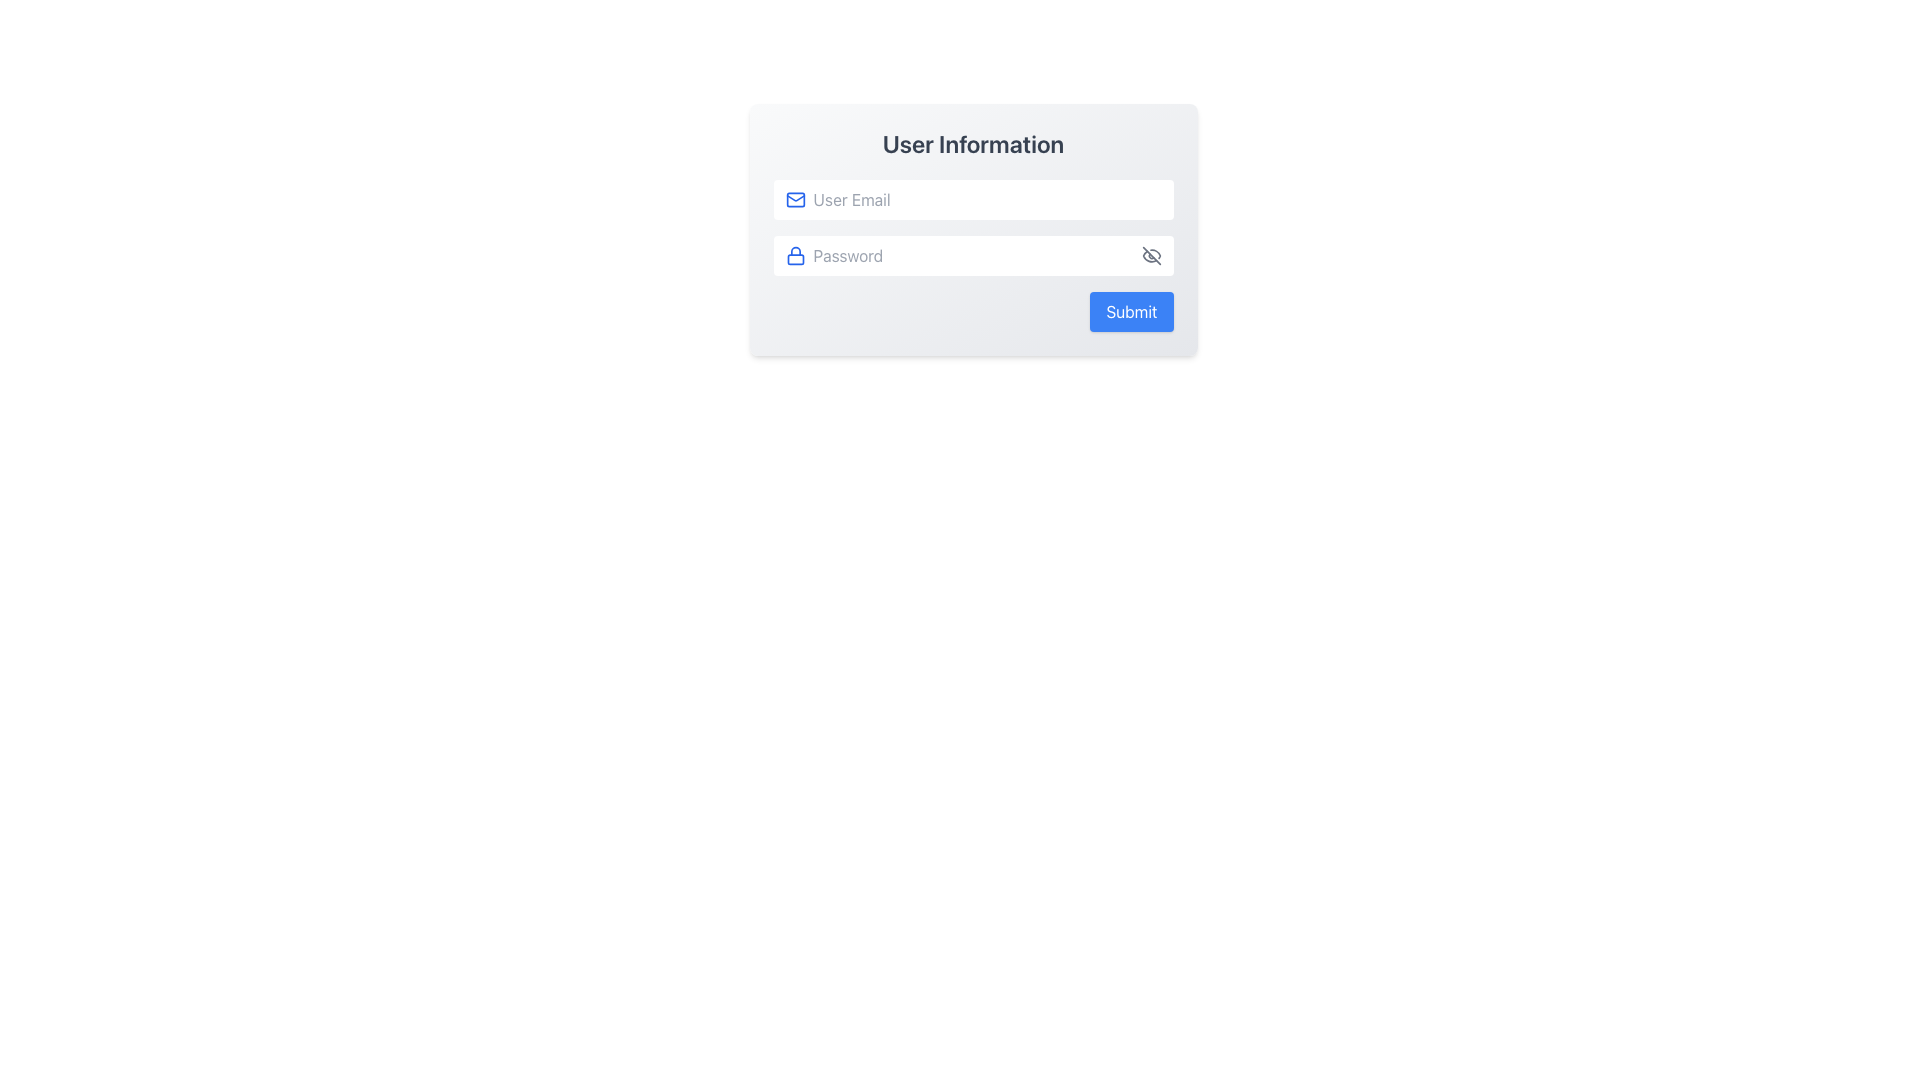 This screenshot has width=1920, height=1080. Describe the element at coordinates (794, 258) in the screenshot. I see `the main body of the lock icon, which is a simple rectangular shape located to the left of the 'Password' input field` at that location.